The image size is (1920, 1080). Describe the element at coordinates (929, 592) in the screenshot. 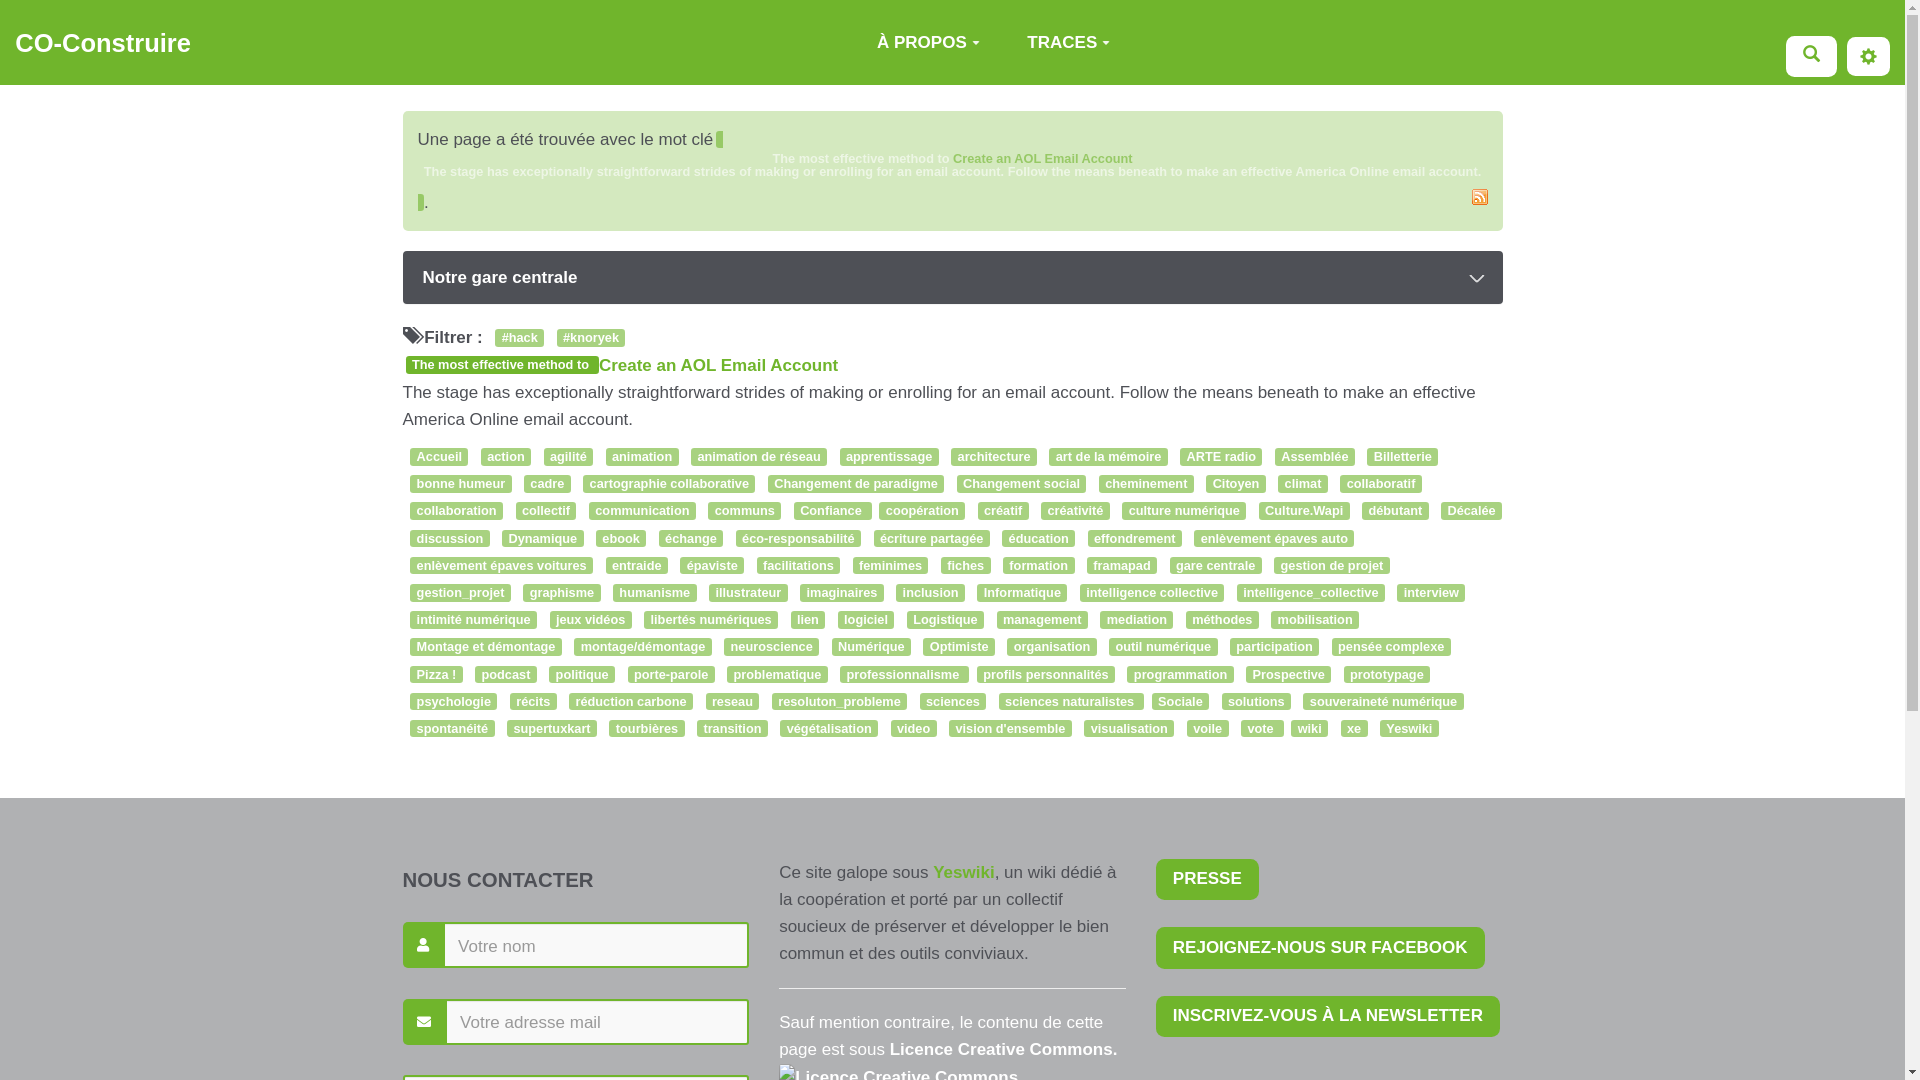

I see `'inclusion'` at that location.